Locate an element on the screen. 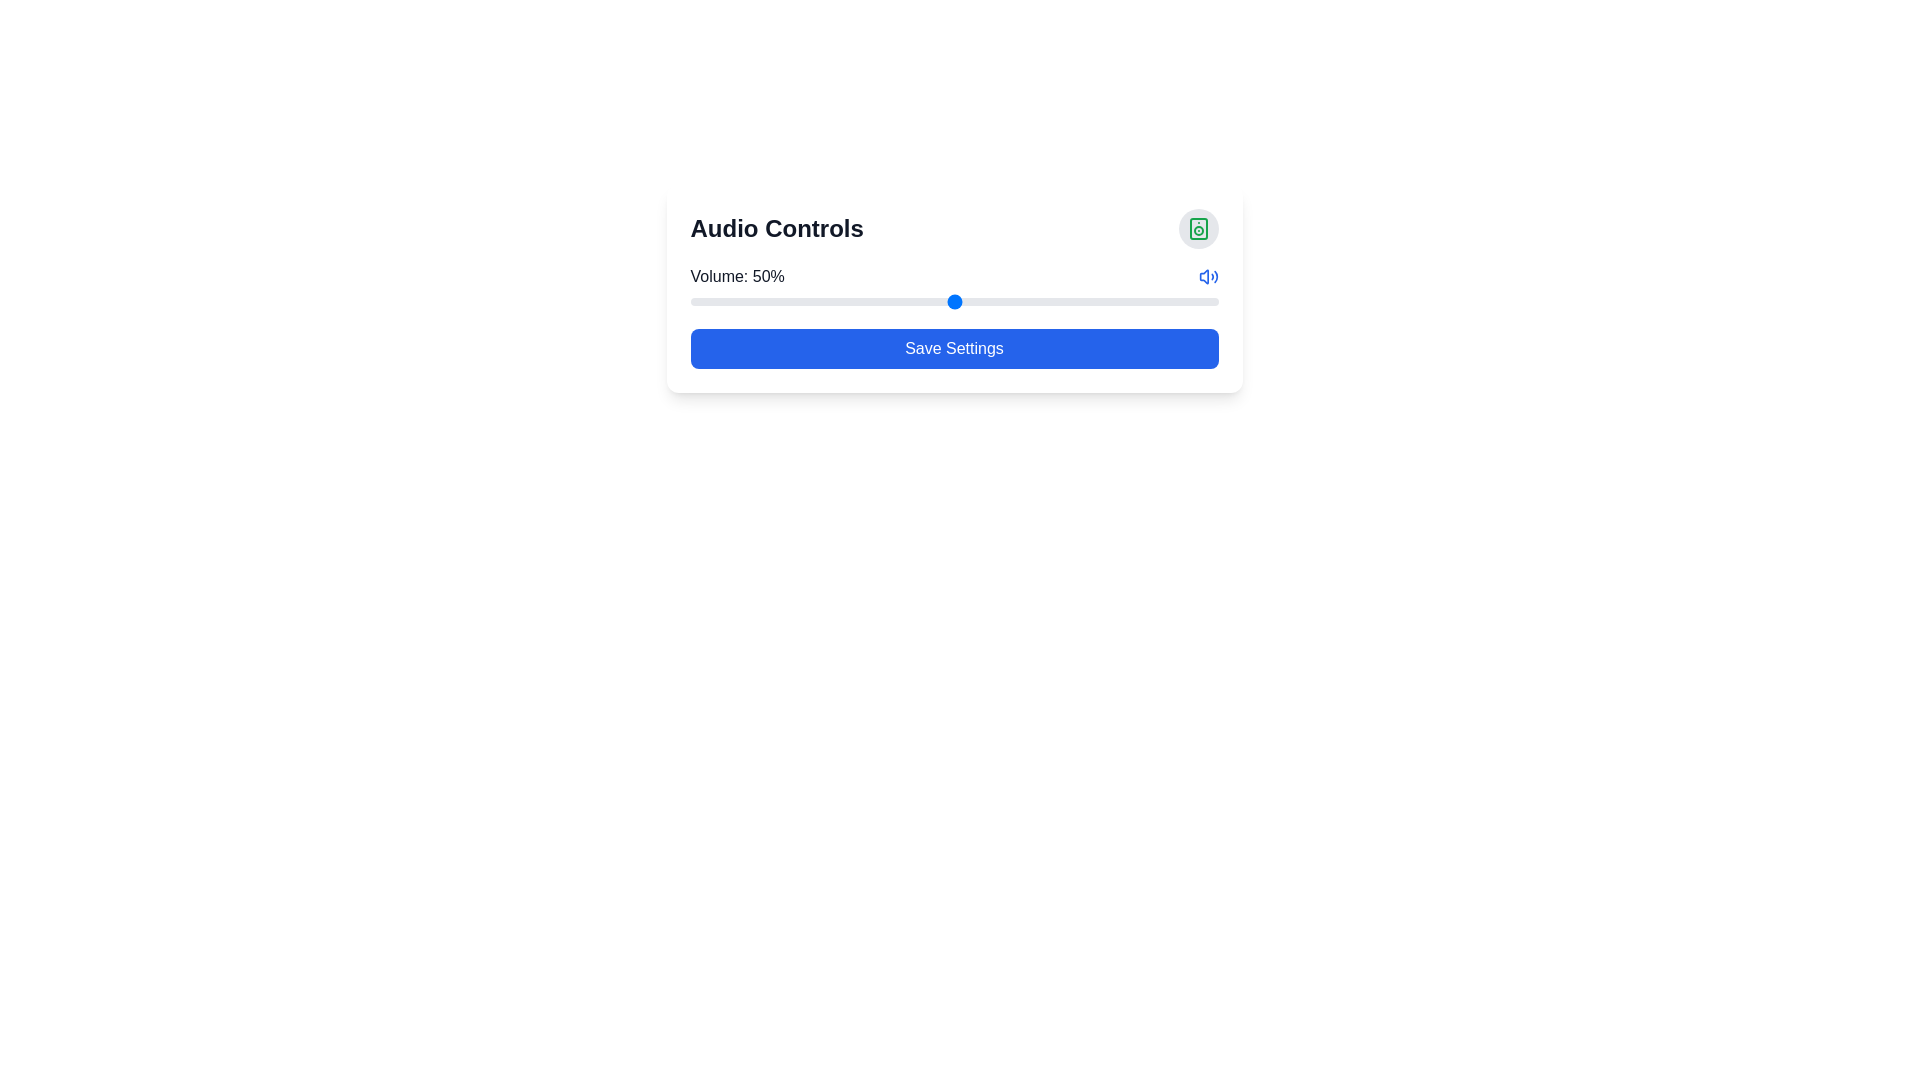  the volume control icon located immediately to the right of the text 'Volume: 50%' in the volume control section of the interface is located at coordinates (1207, 277).